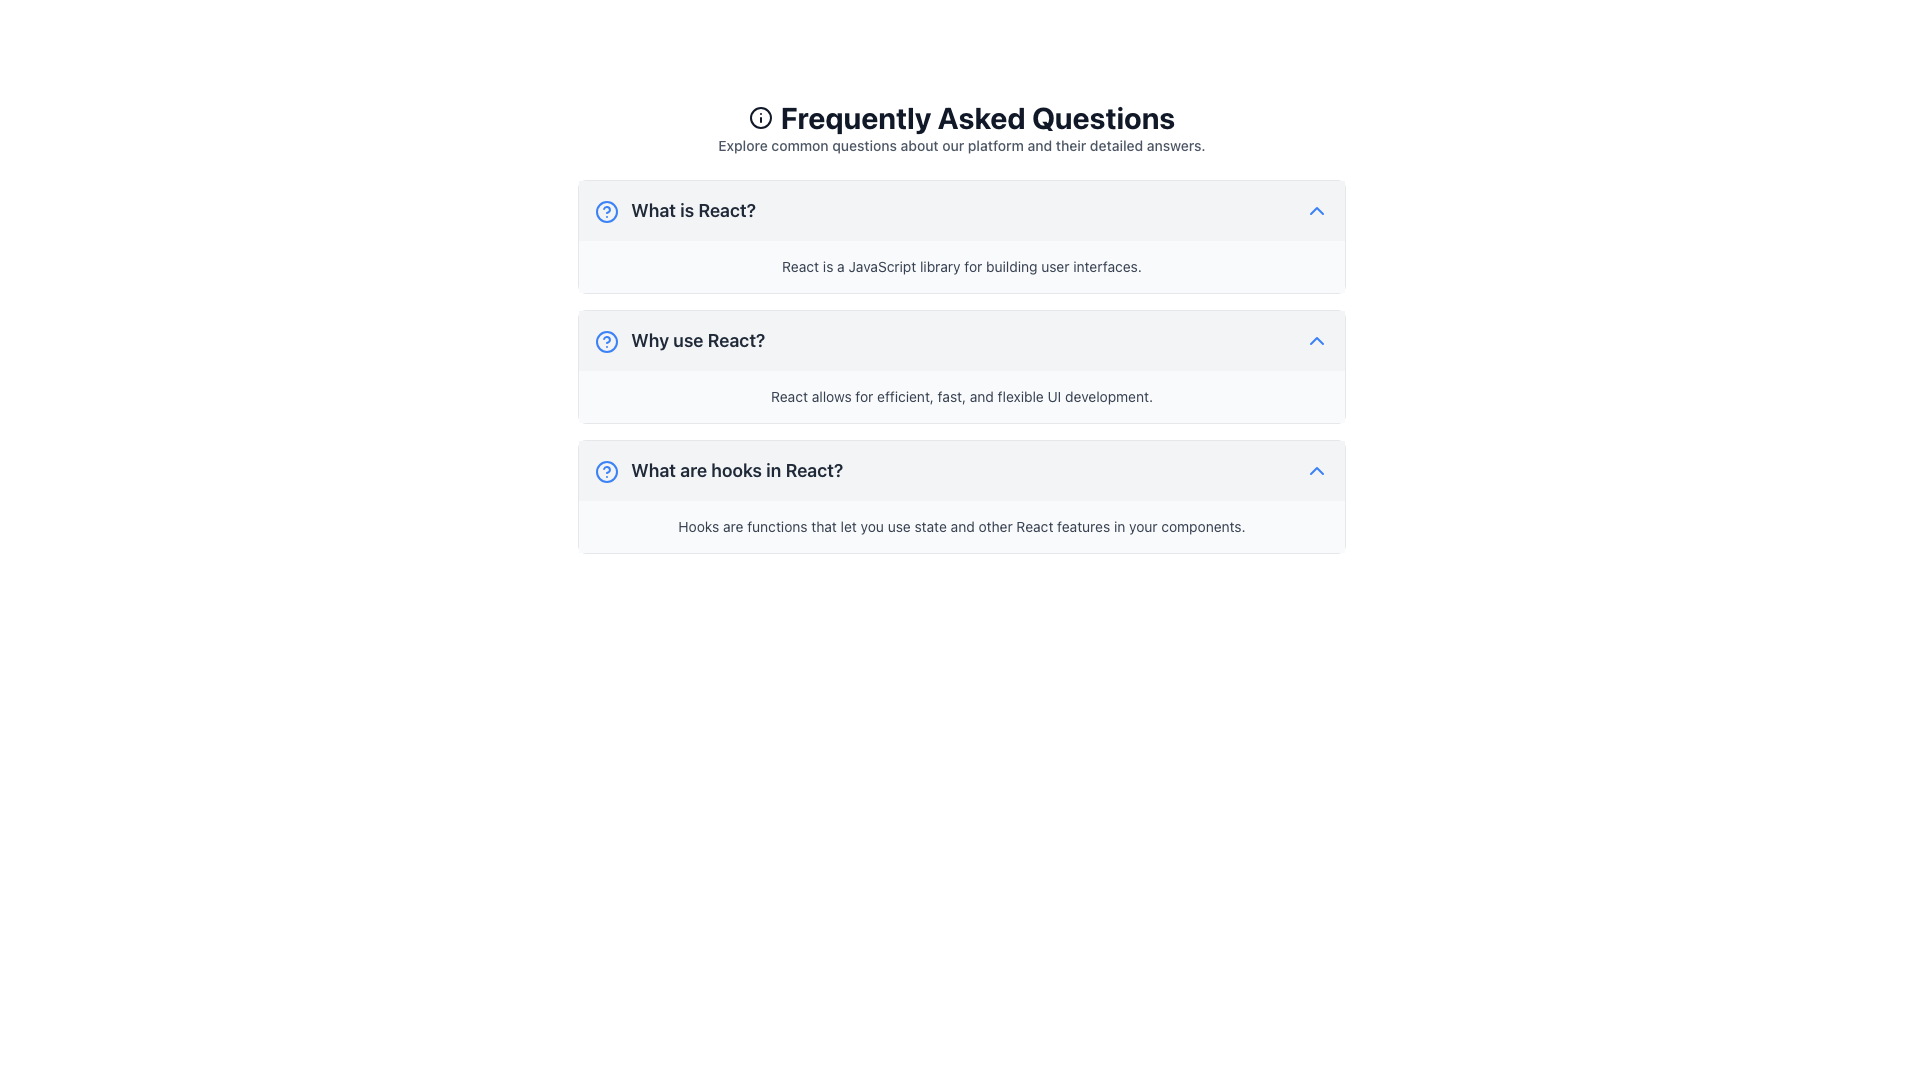  Describe the element at coordinates (759, 118) in the screenshot. I see `the icon that signifies additional information next to the 'Frequently Asked Questions' text in the heading section` at that location.